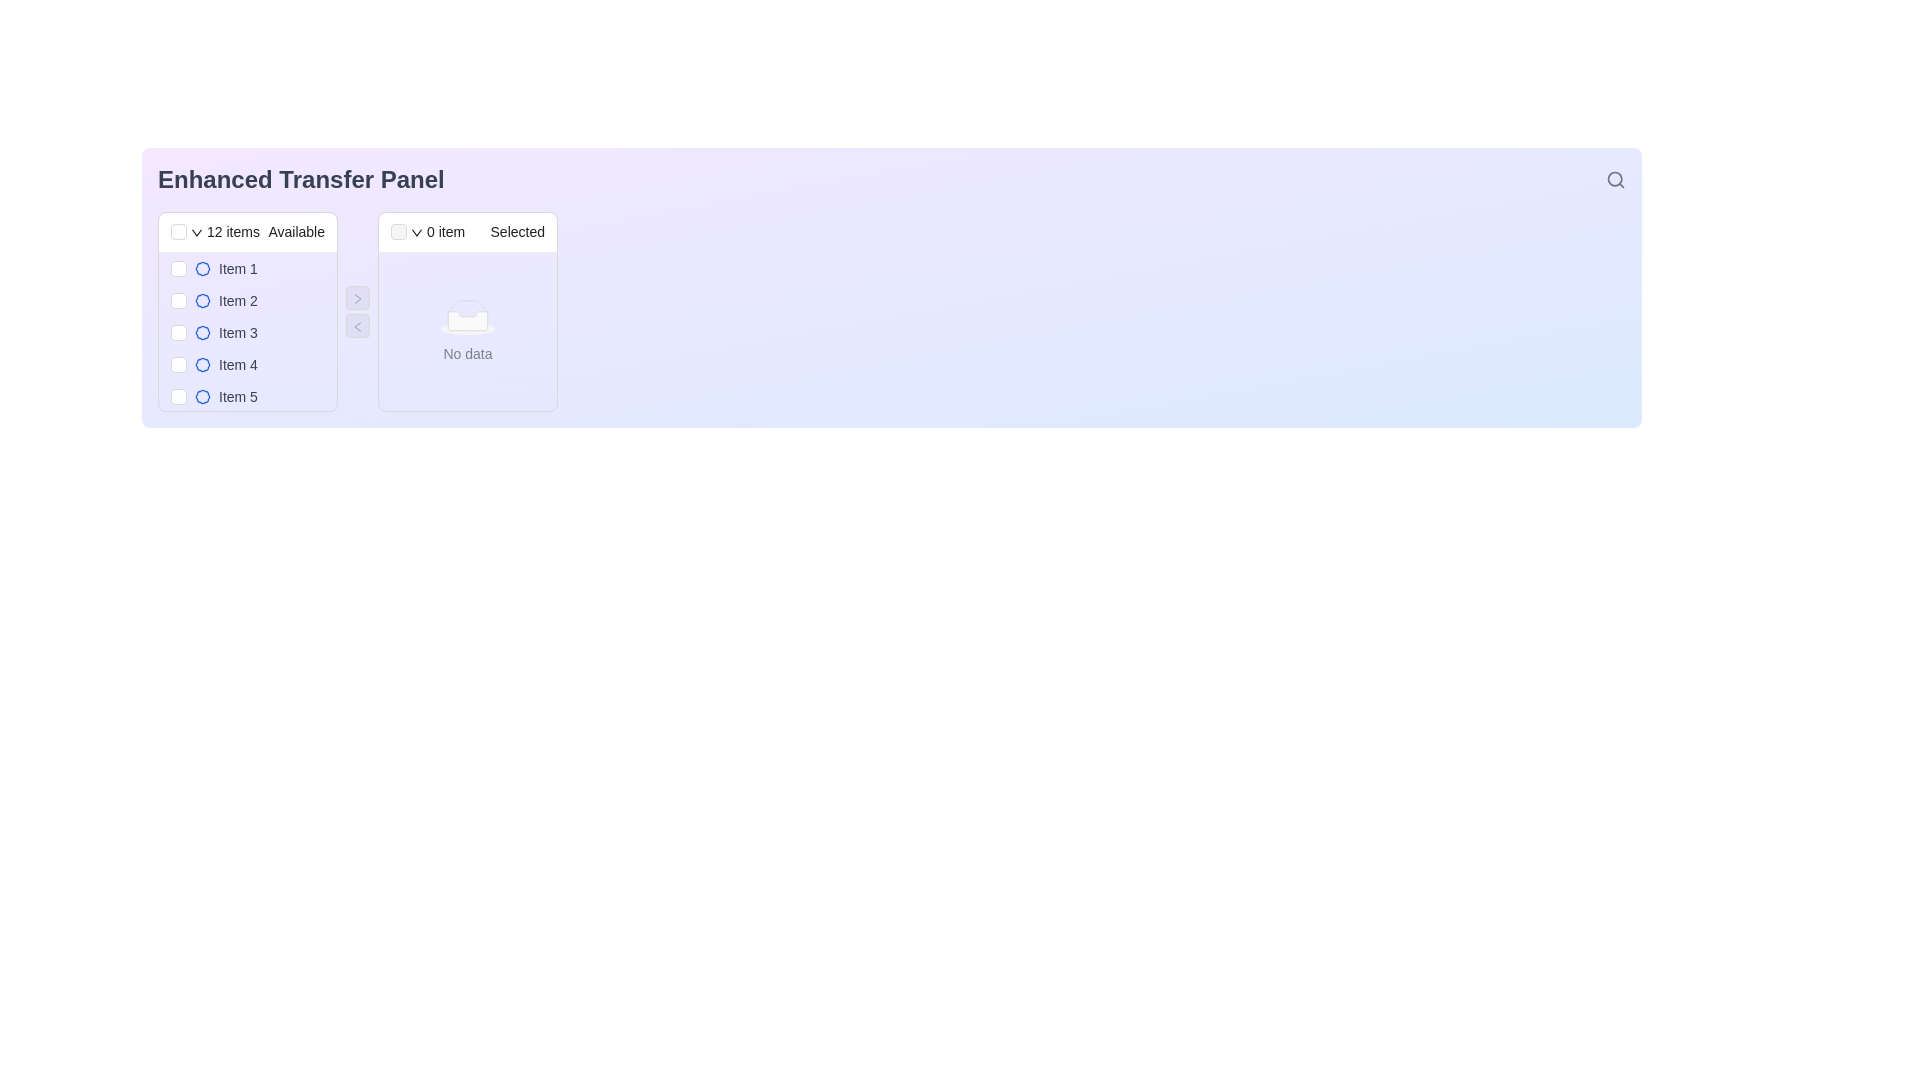  What do you see at coordinates (238, 268) in the screenshot?
I see `the text label for the first item in the list, which is positioned next to a circular checkbox and is part of a horizontally oriented group with an icon` at bounding box center [238, 268].